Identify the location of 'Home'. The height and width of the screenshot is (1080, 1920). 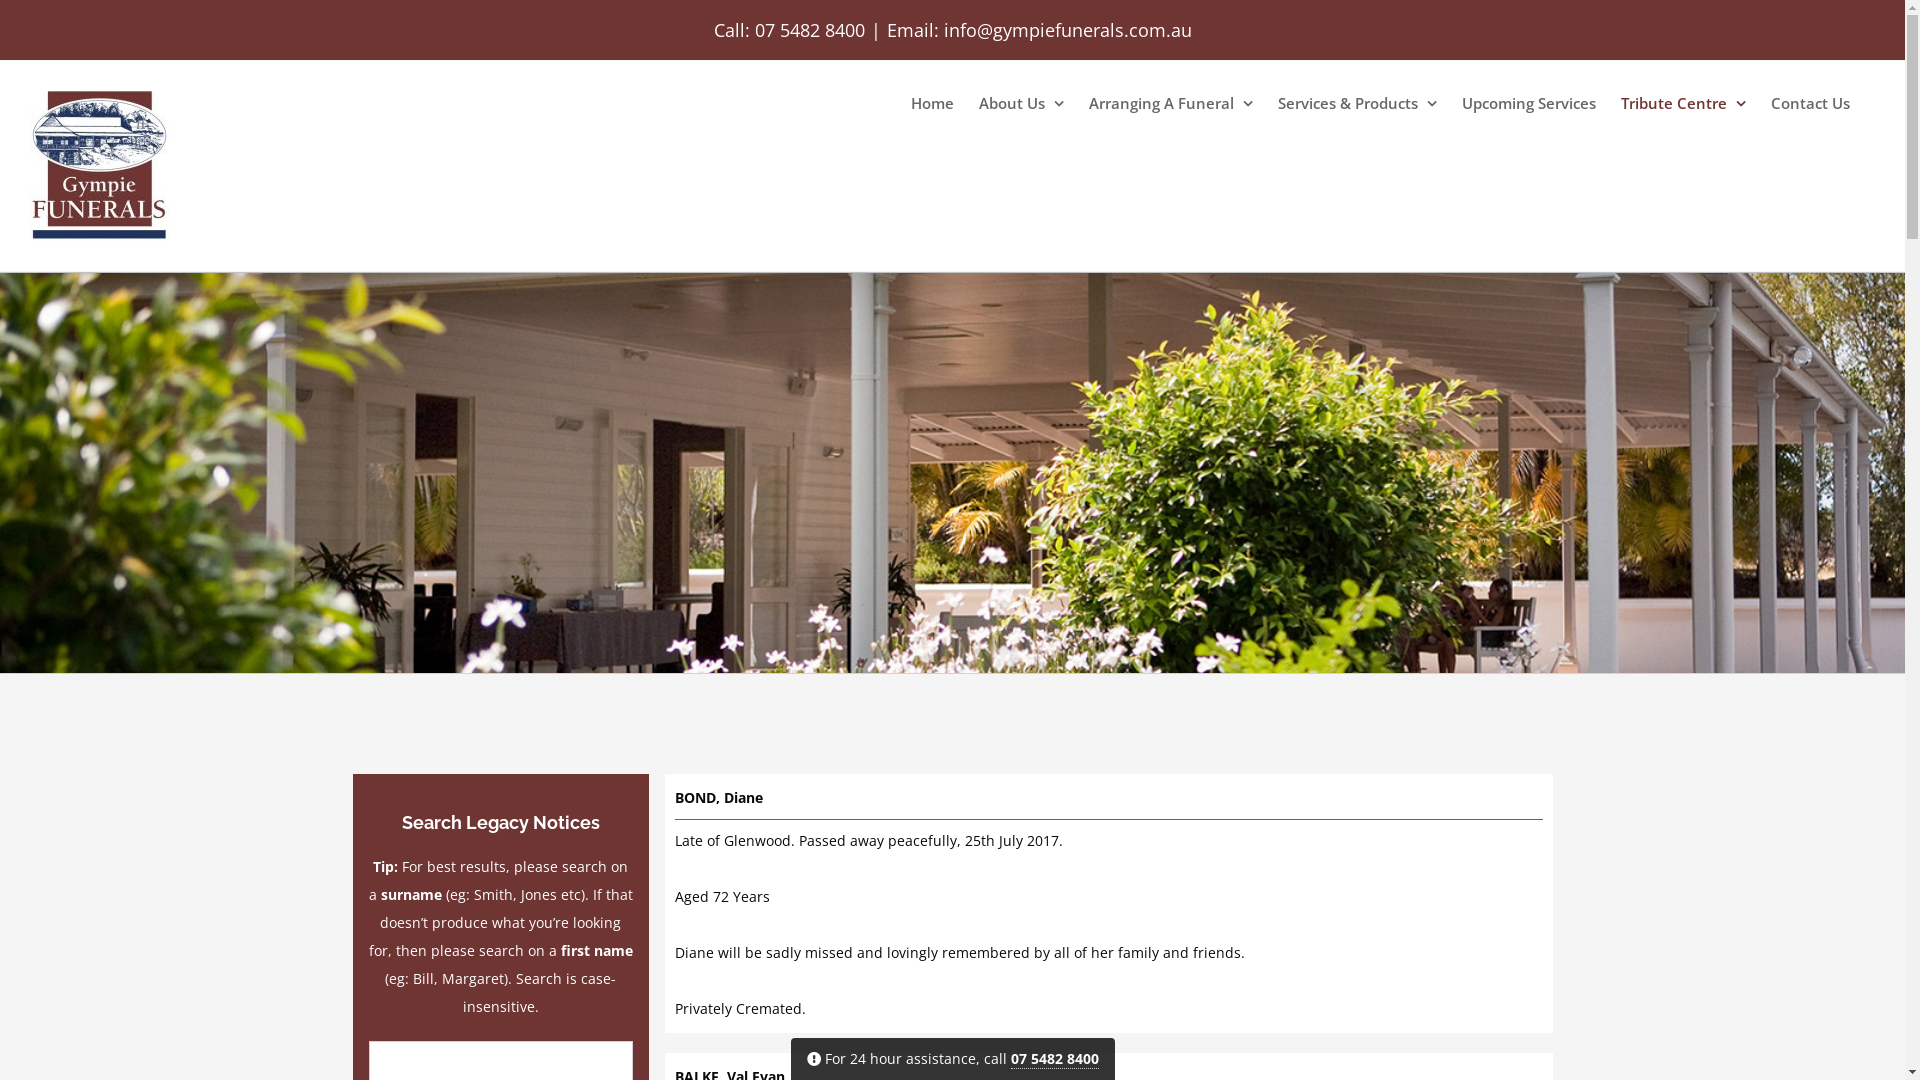
(931, 103).